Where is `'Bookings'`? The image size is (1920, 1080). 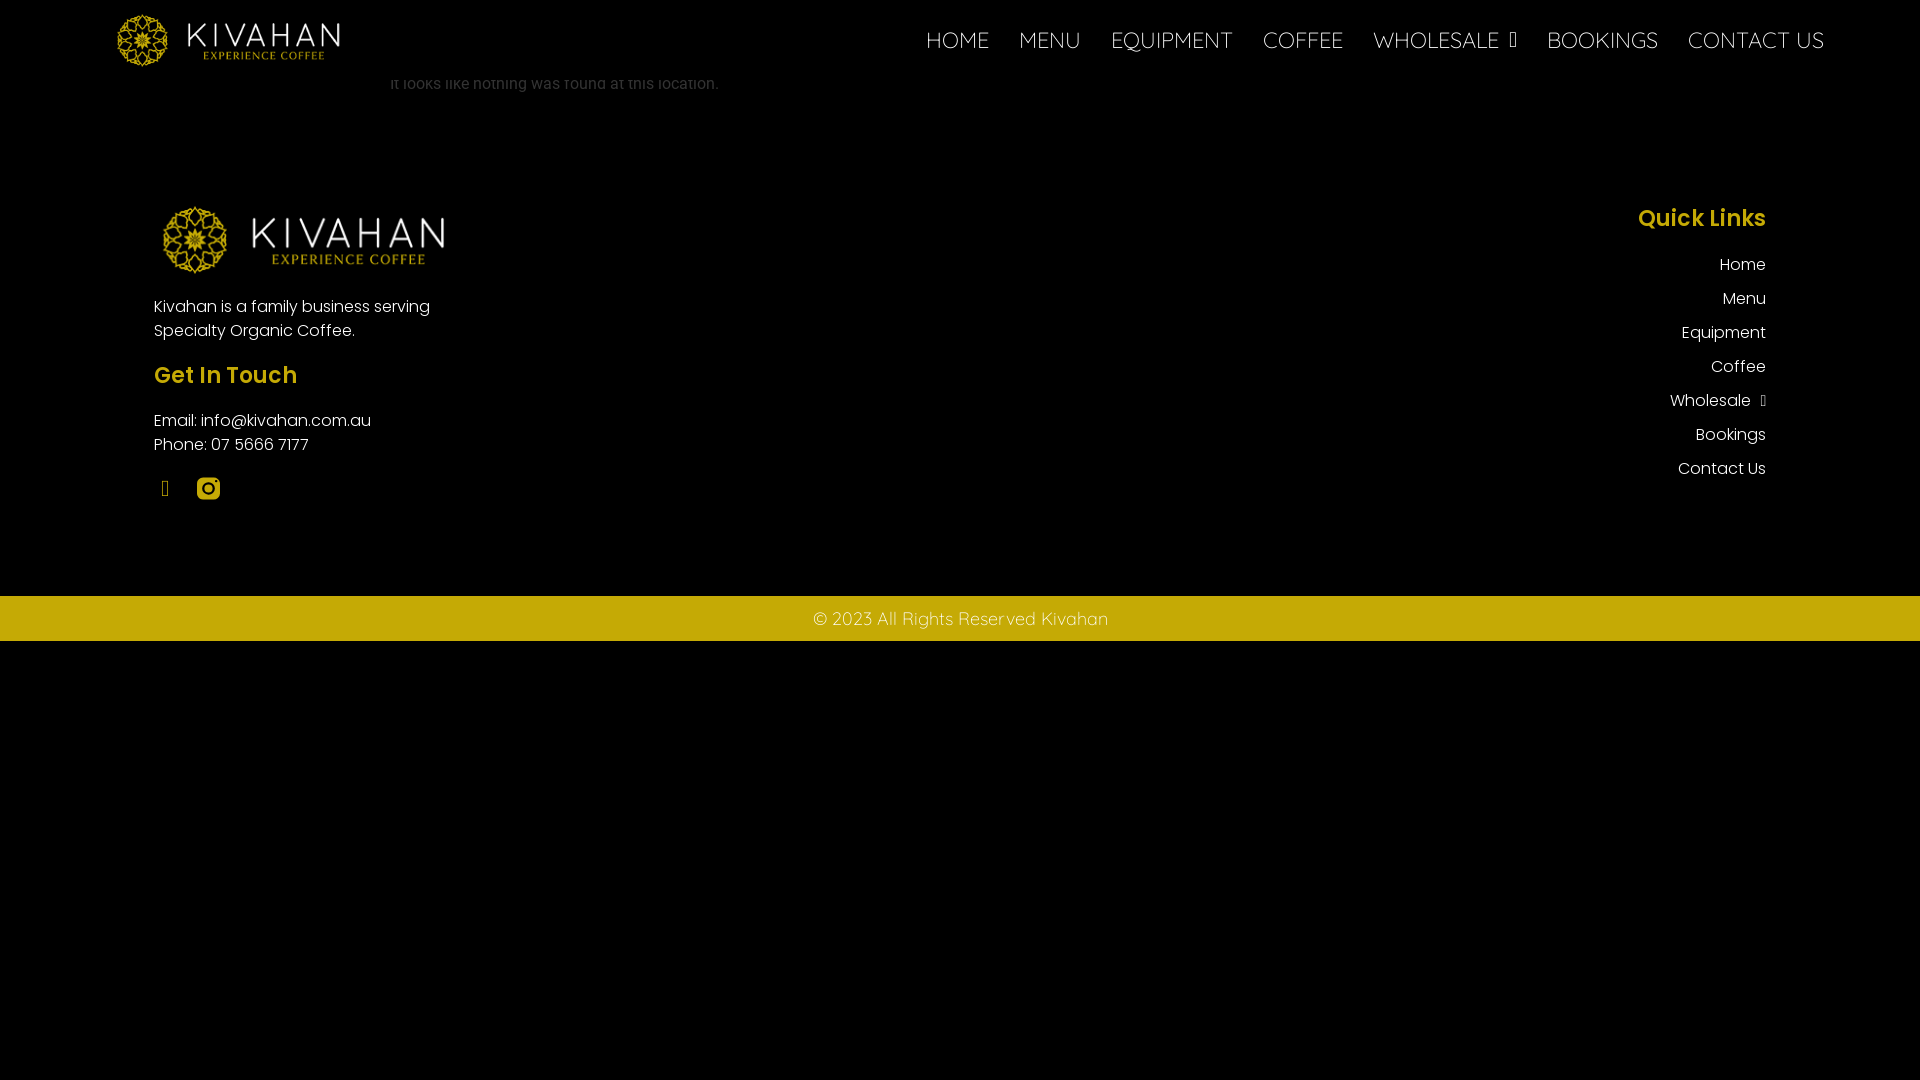
'Bookings' is located at coordinates (1717, 434).